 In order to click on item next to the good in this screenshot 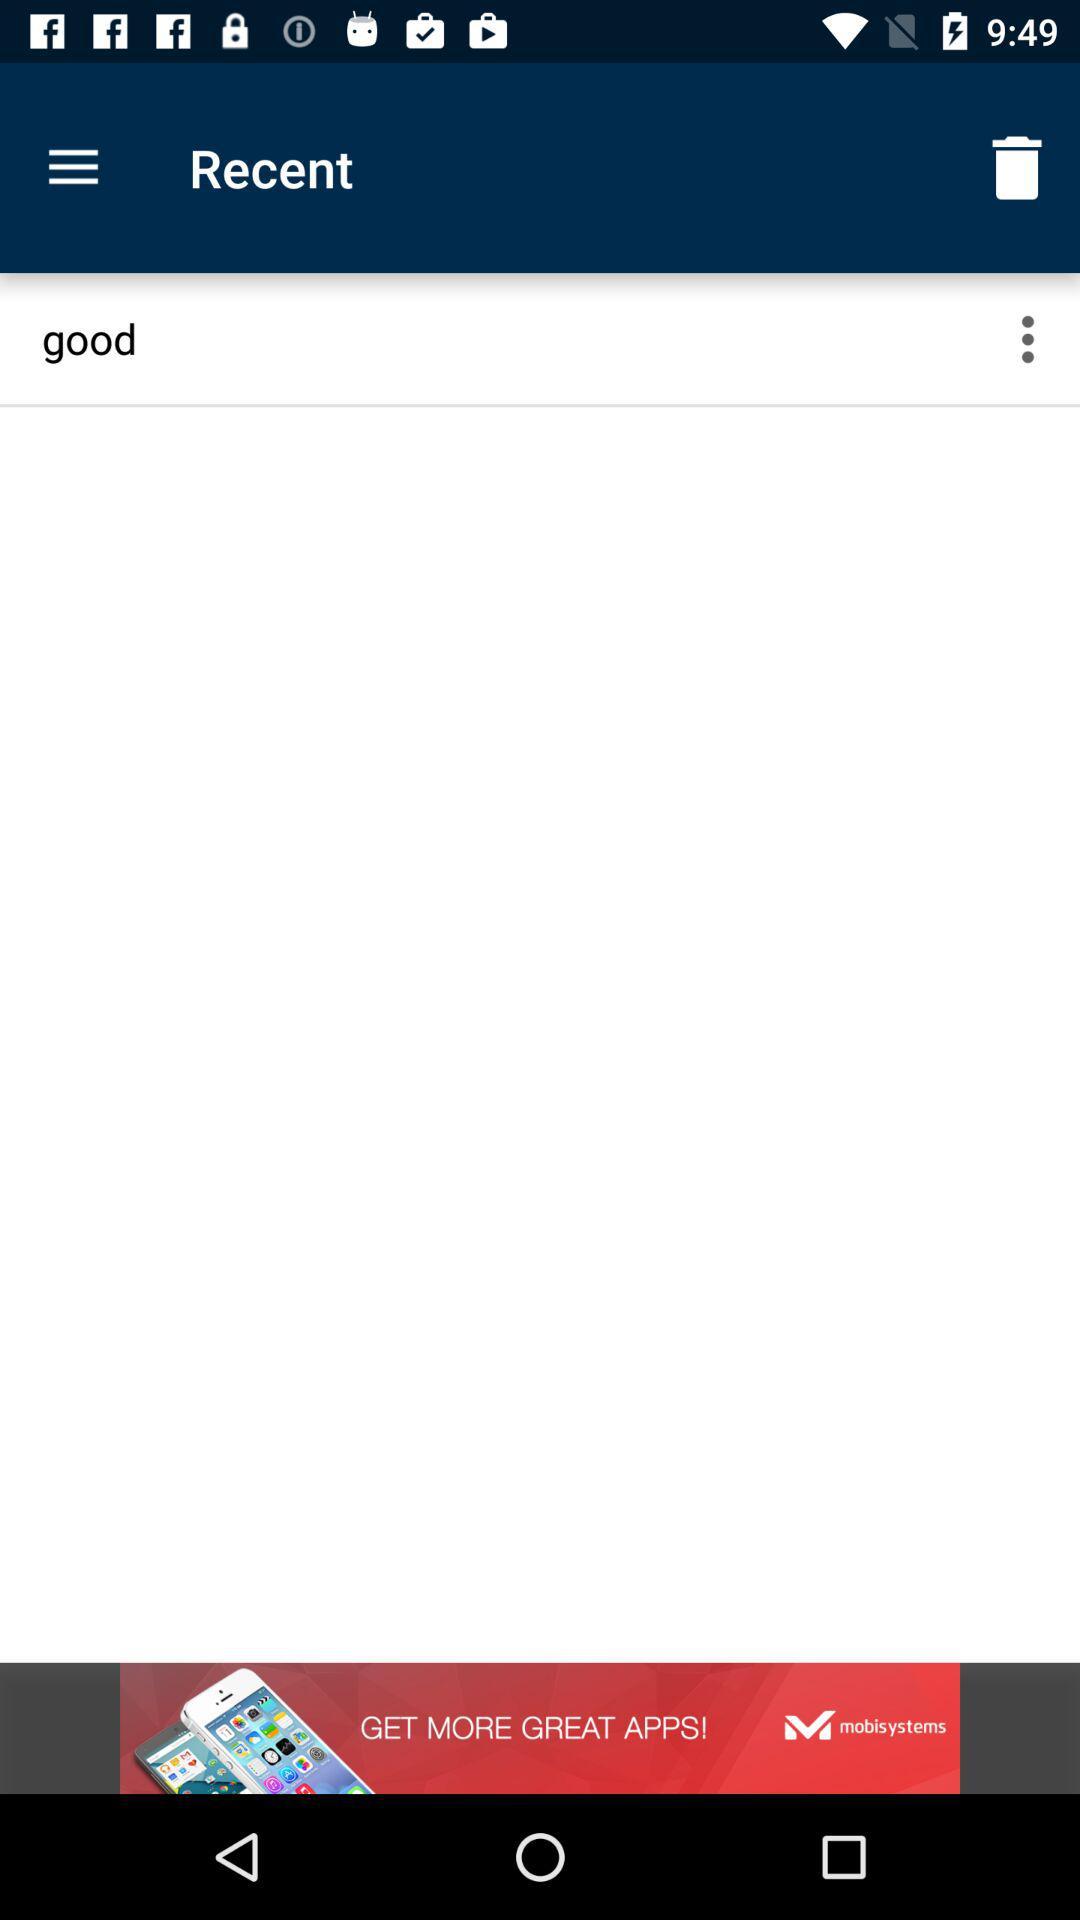, I will do `click(1039, 338)`.